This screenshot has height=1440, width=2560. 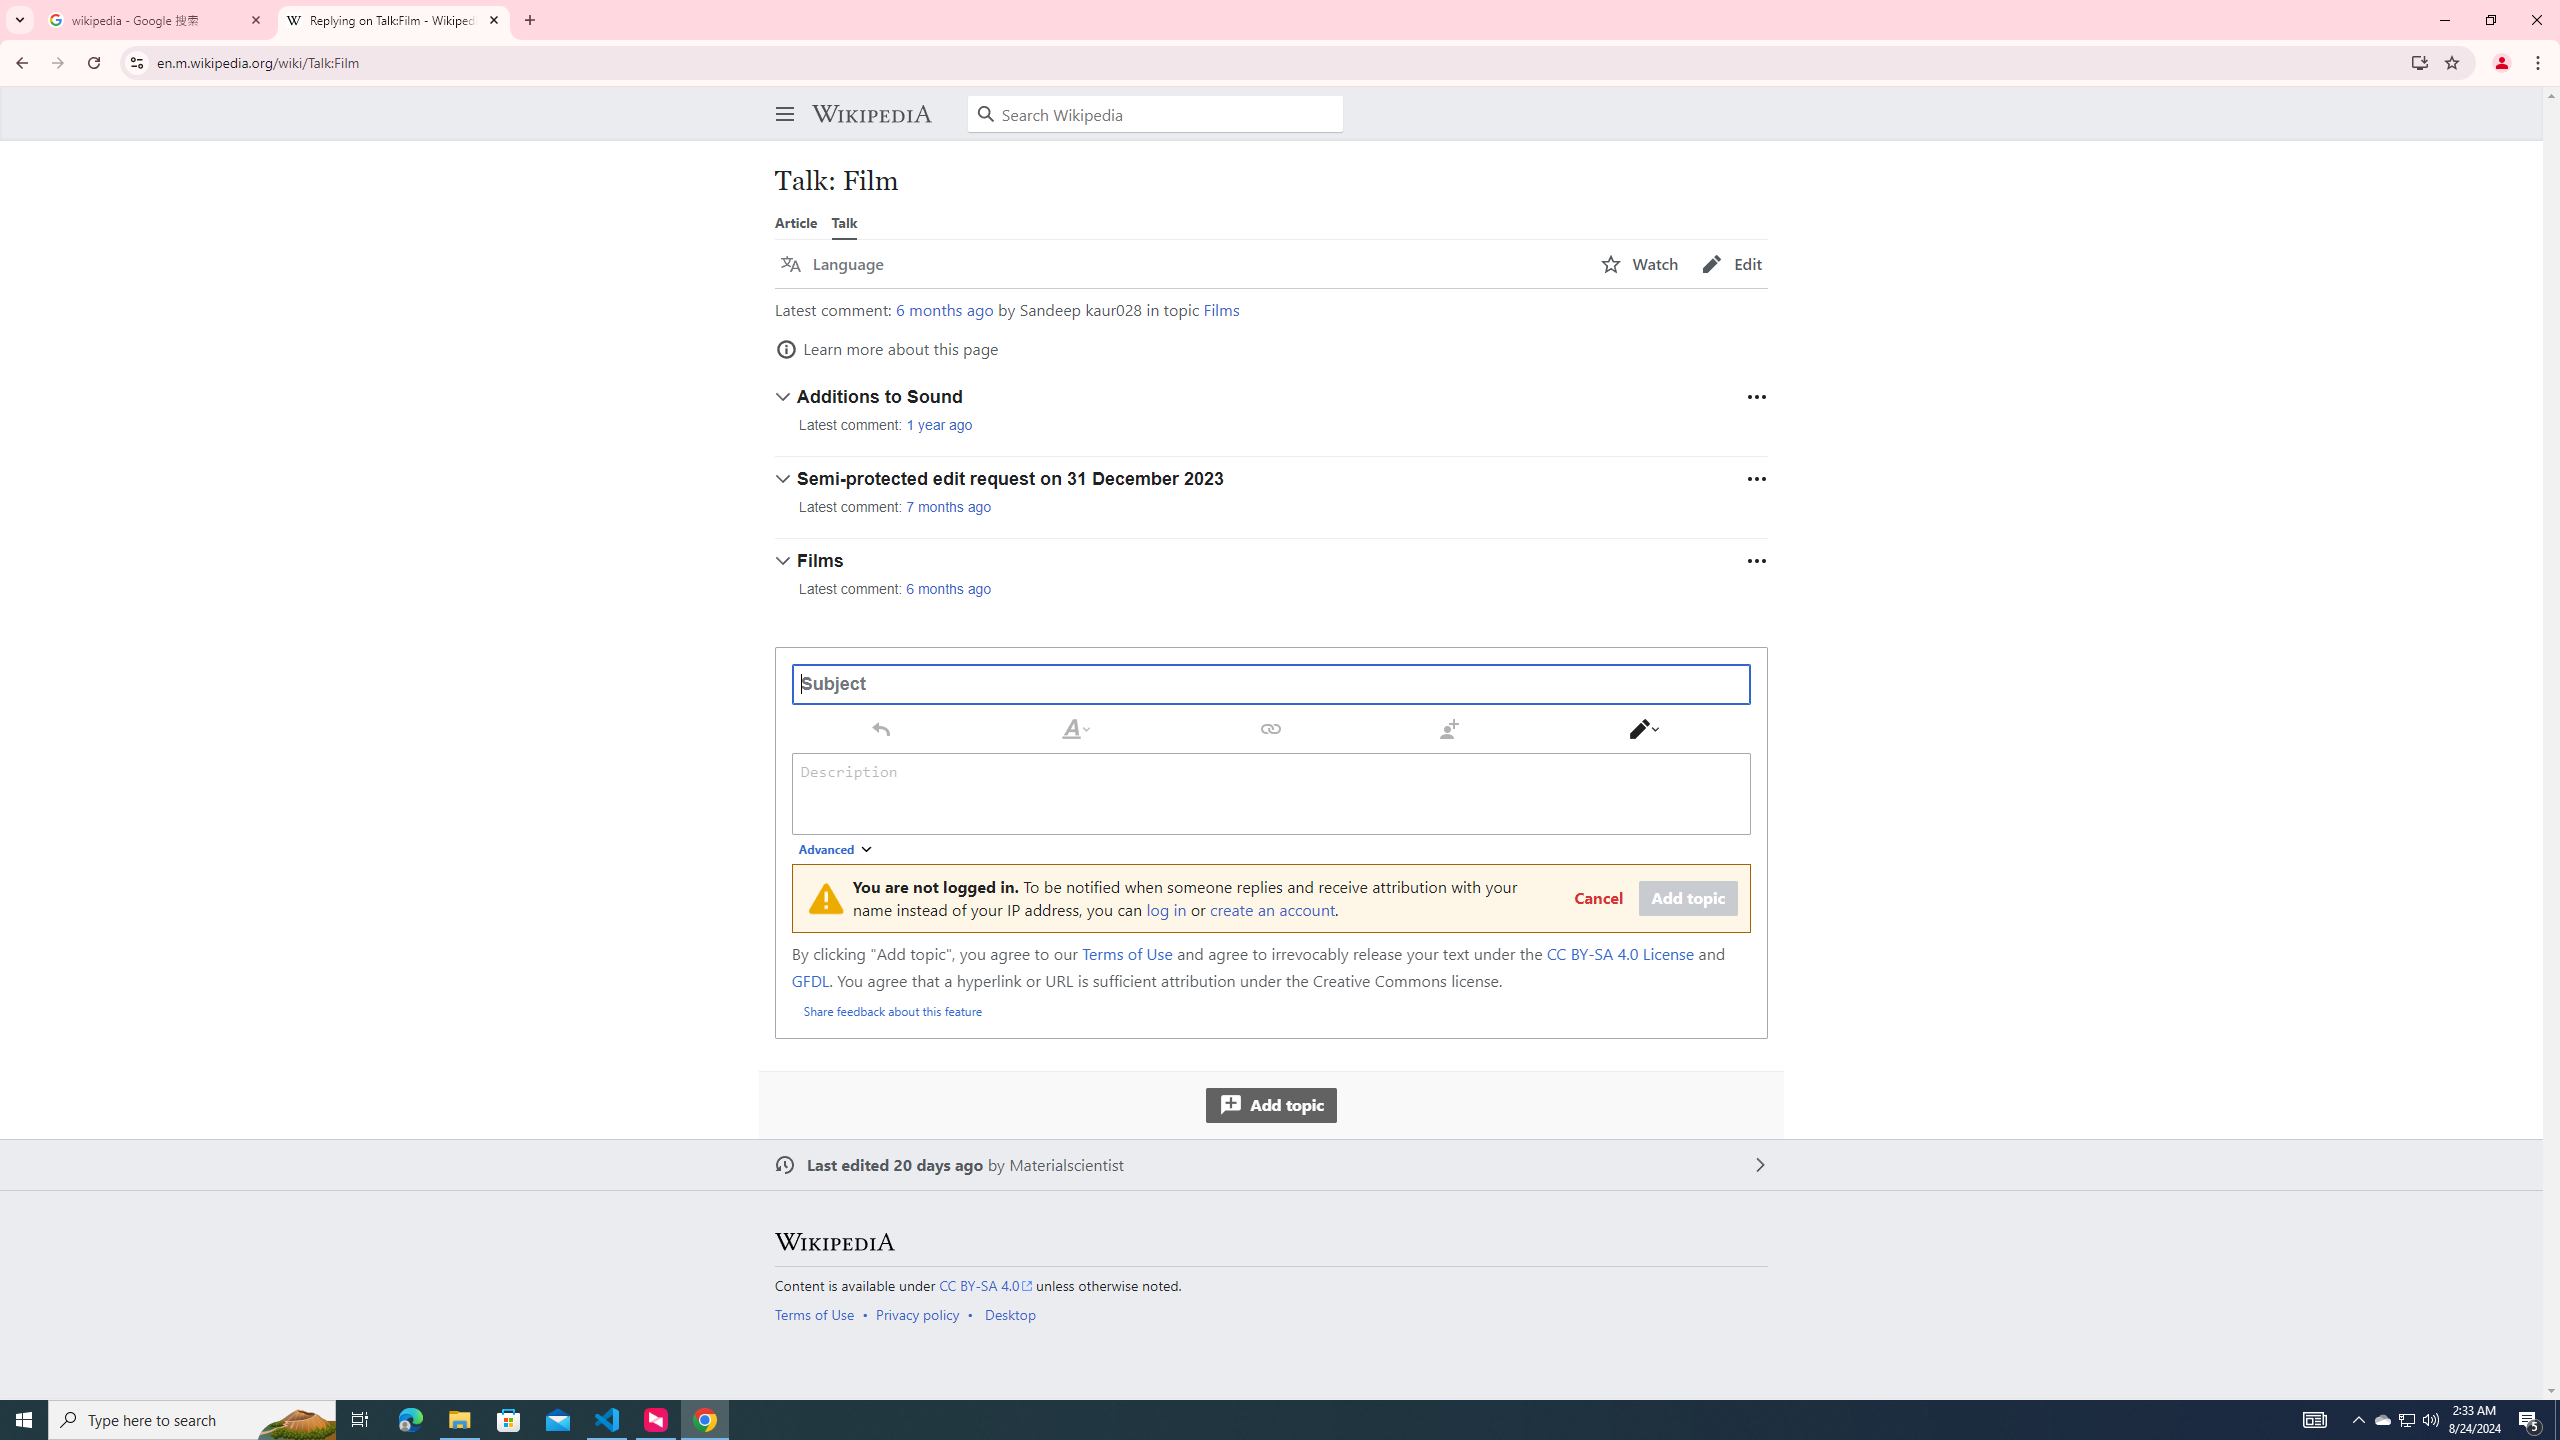 I want to click on 'Search Wikipedia', so click(x=1154, y=114).